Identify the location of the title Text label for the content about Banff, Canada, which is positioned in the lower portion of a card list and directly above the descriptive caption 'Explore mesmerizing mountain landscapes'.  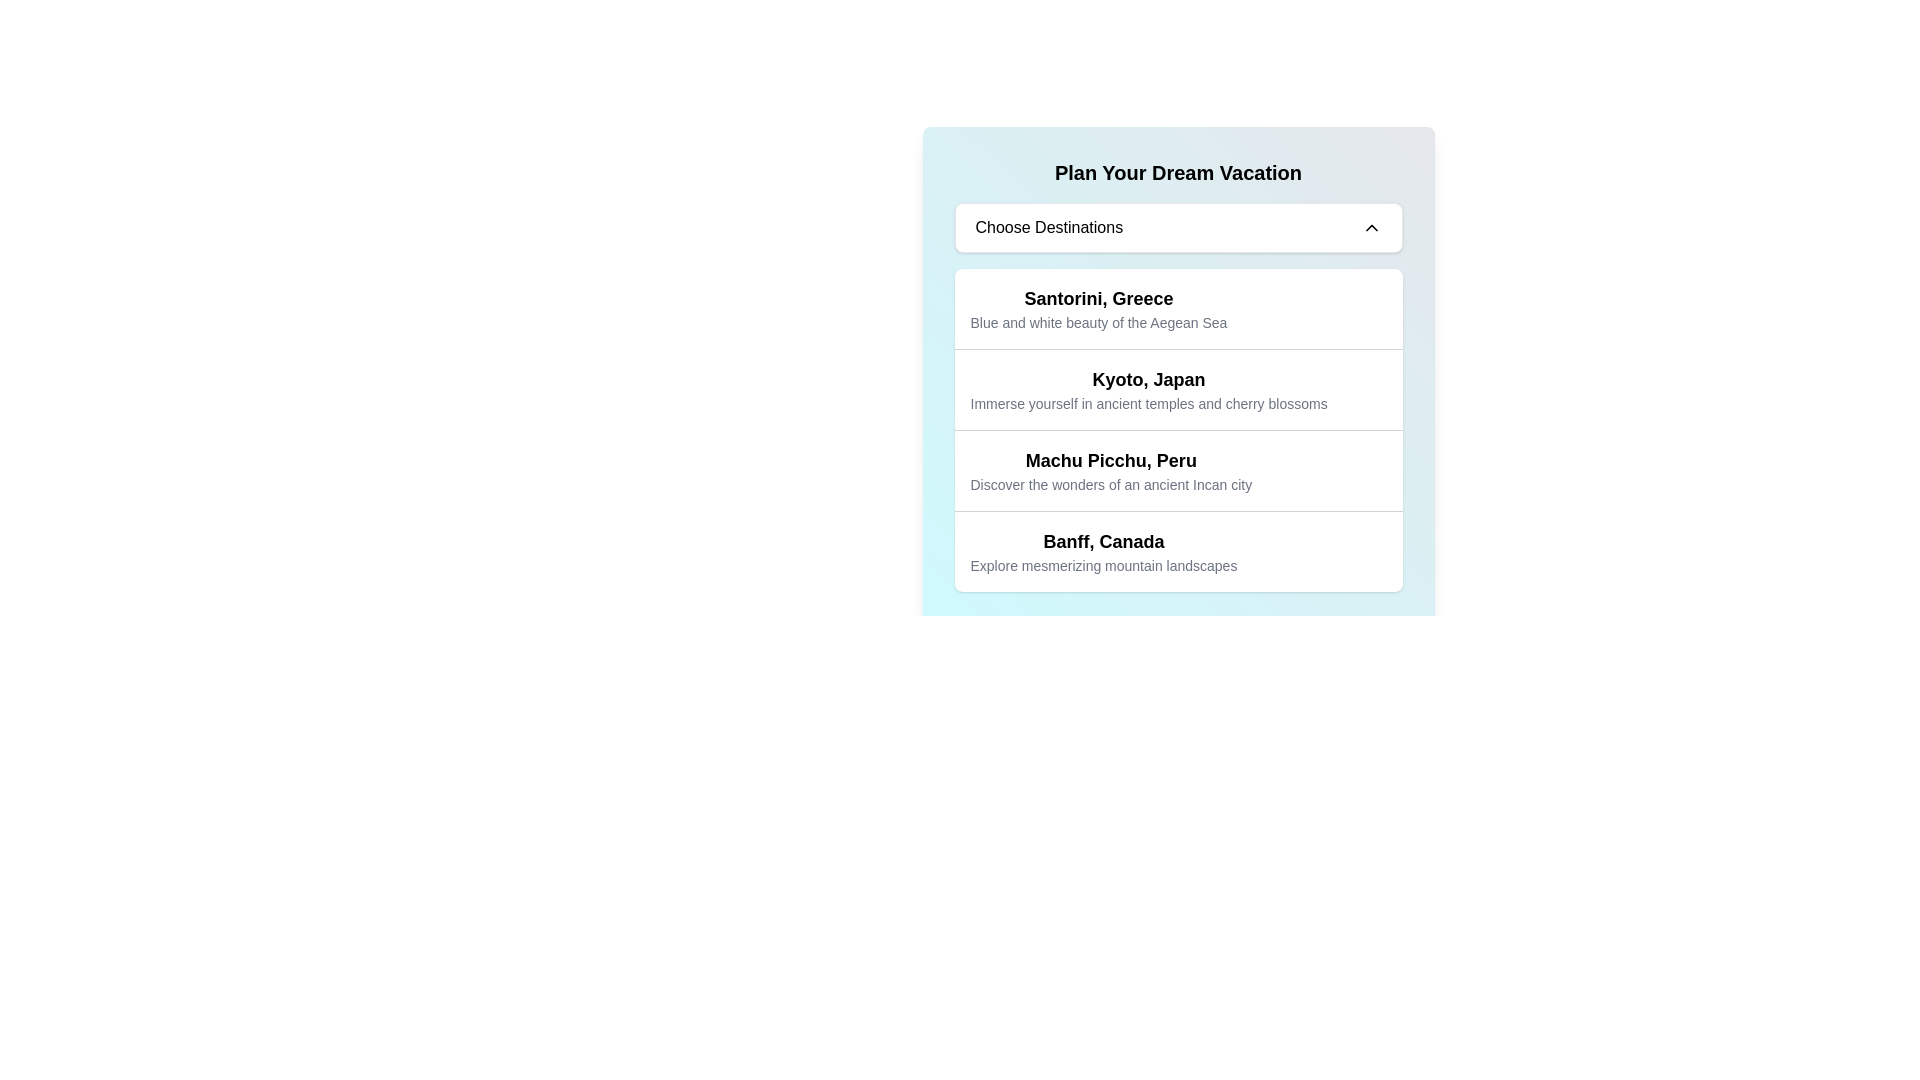
(1103, 542).